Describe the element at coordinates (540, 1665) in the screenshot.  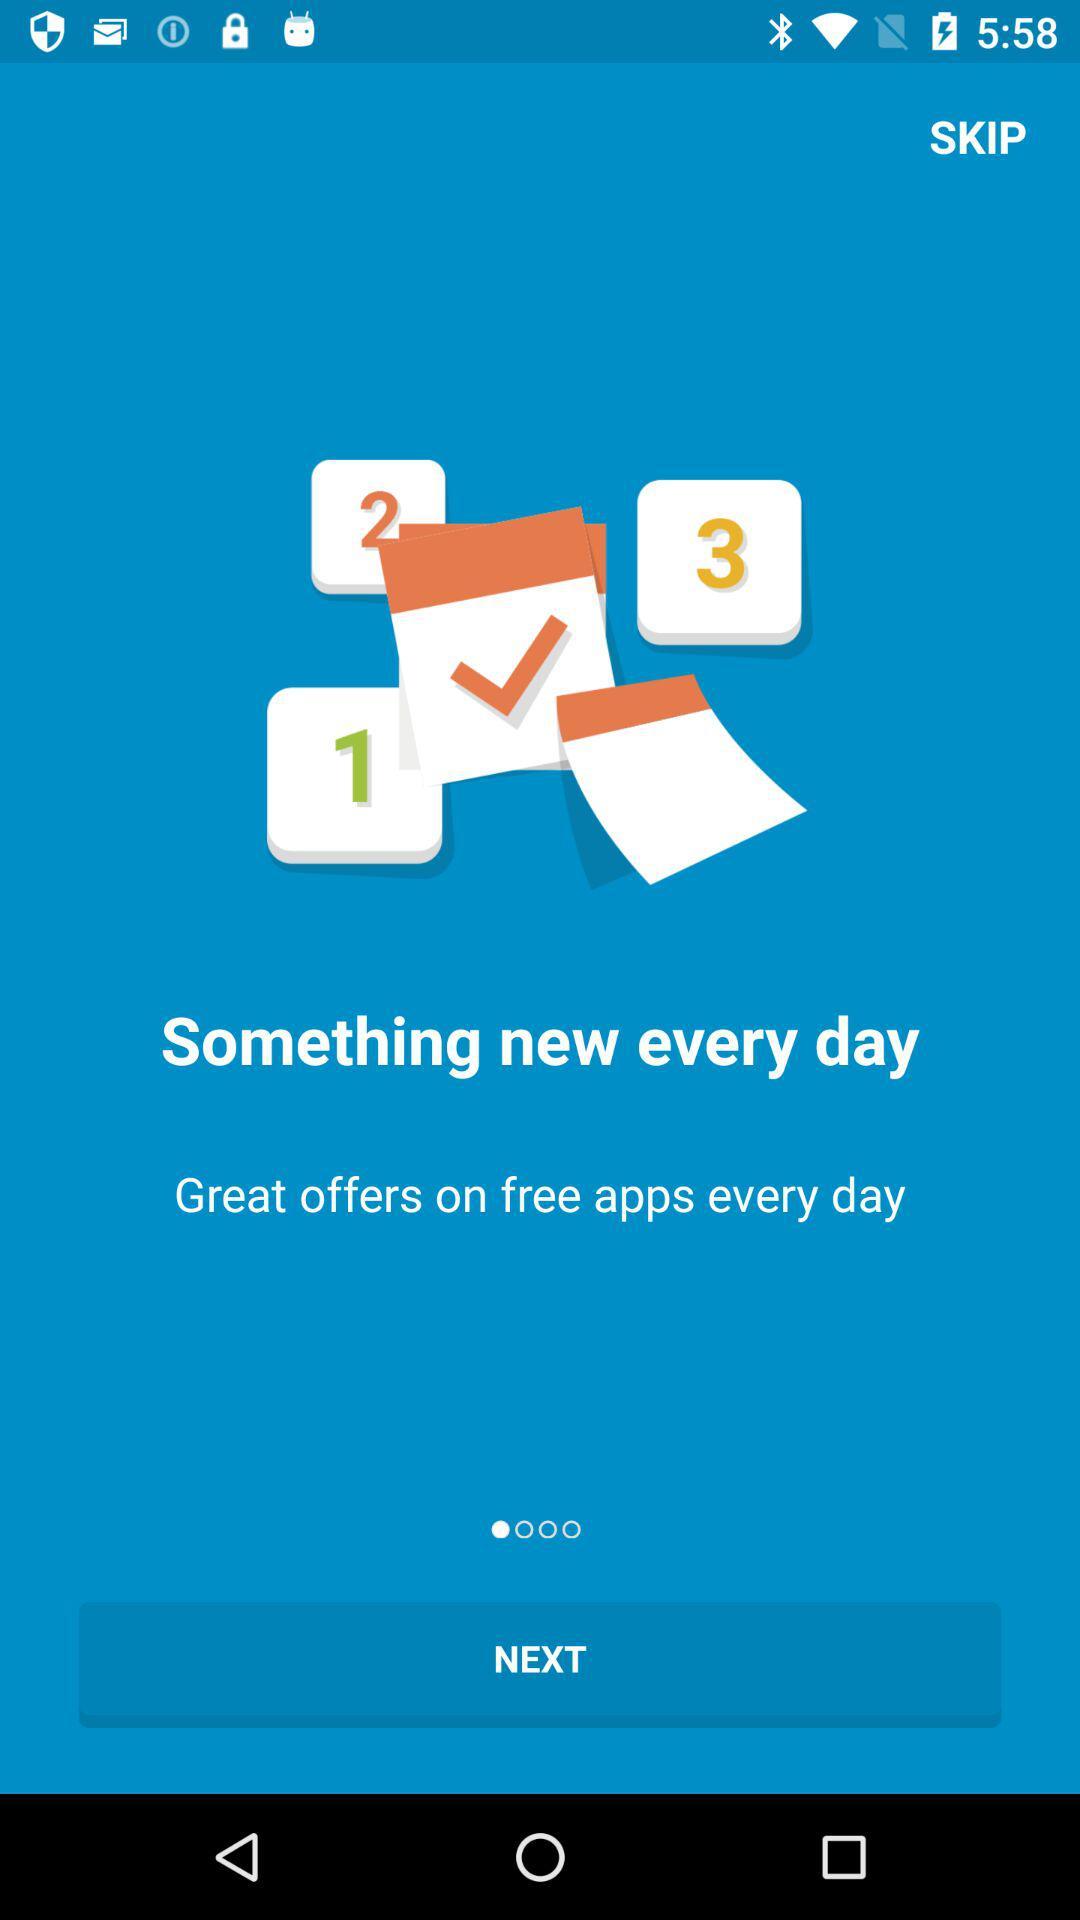
I see `the next item` at that location.